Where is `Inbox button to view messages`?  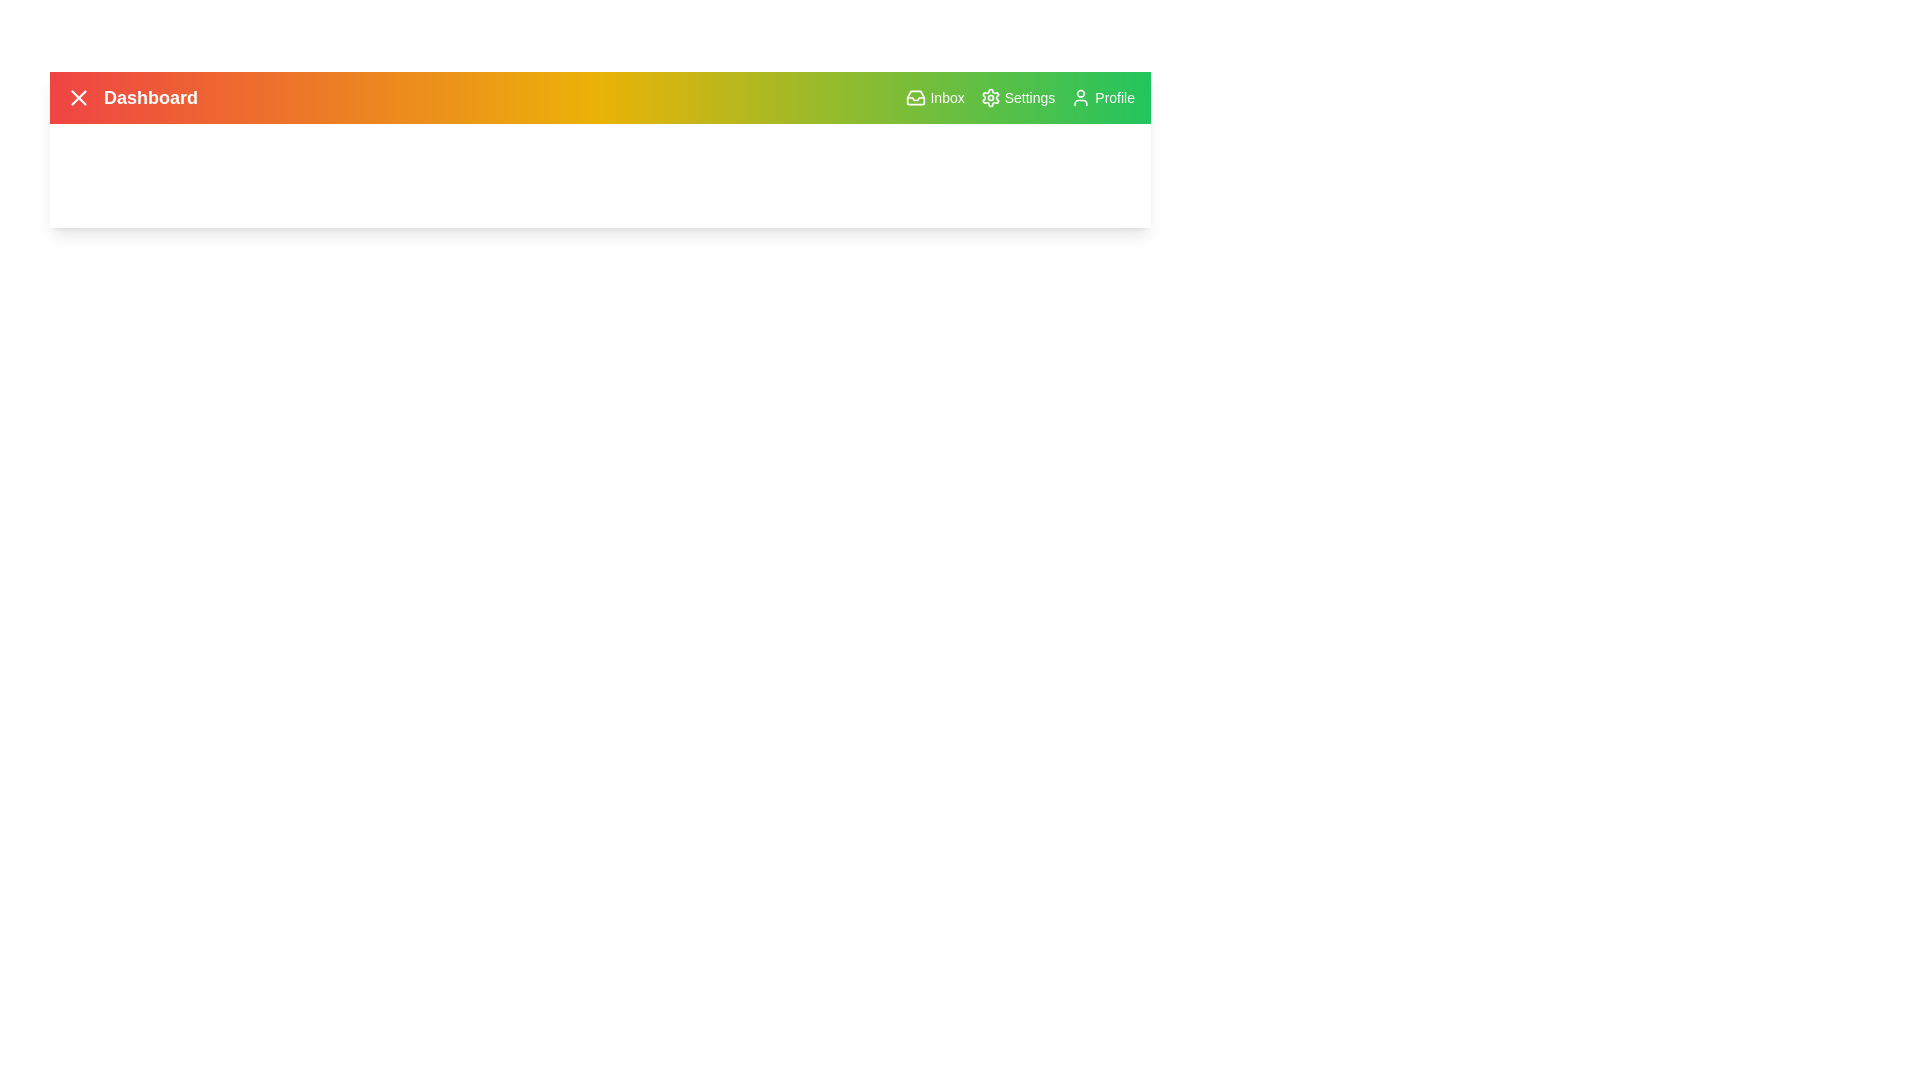 Inbox button to view messages is located at coordinates (934, 97).